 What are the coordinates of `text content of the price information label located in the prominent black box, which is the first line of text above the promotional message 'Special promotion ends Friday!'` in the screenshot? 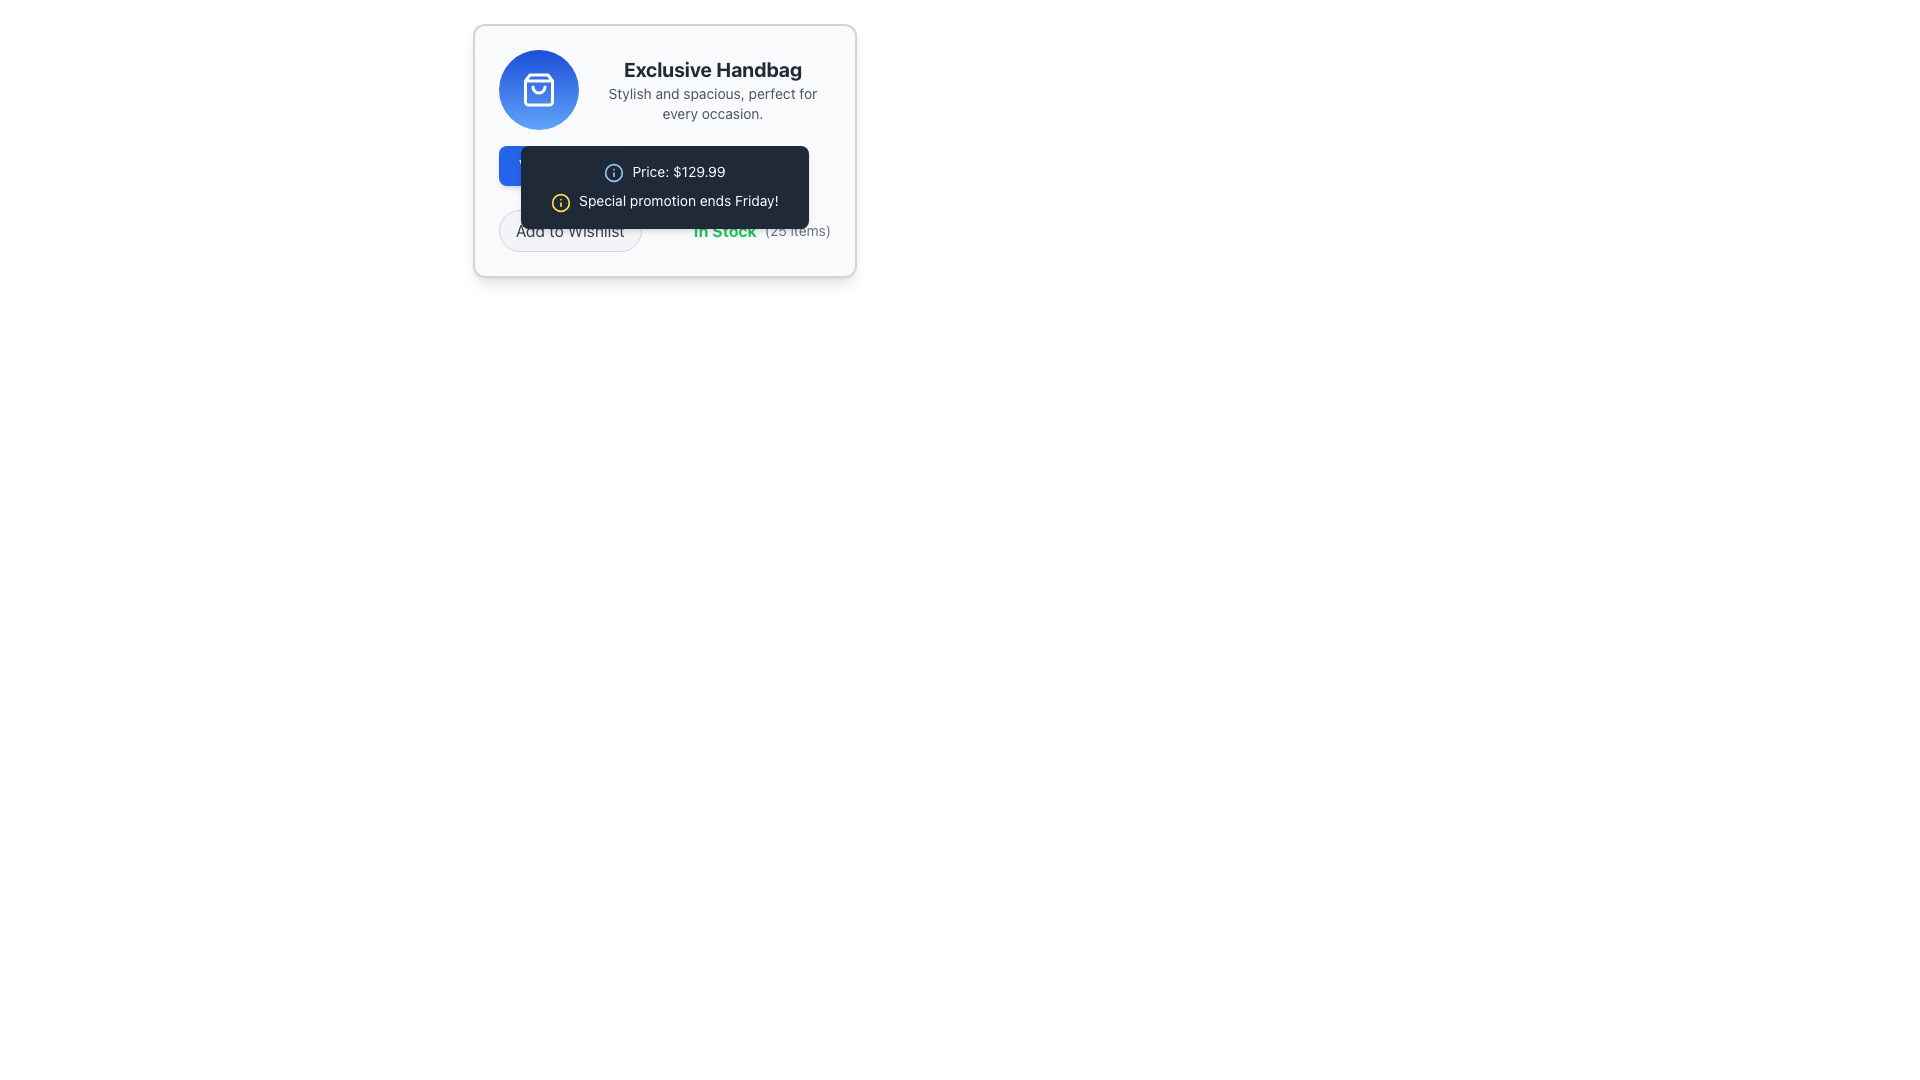 It's located at (665, 171).